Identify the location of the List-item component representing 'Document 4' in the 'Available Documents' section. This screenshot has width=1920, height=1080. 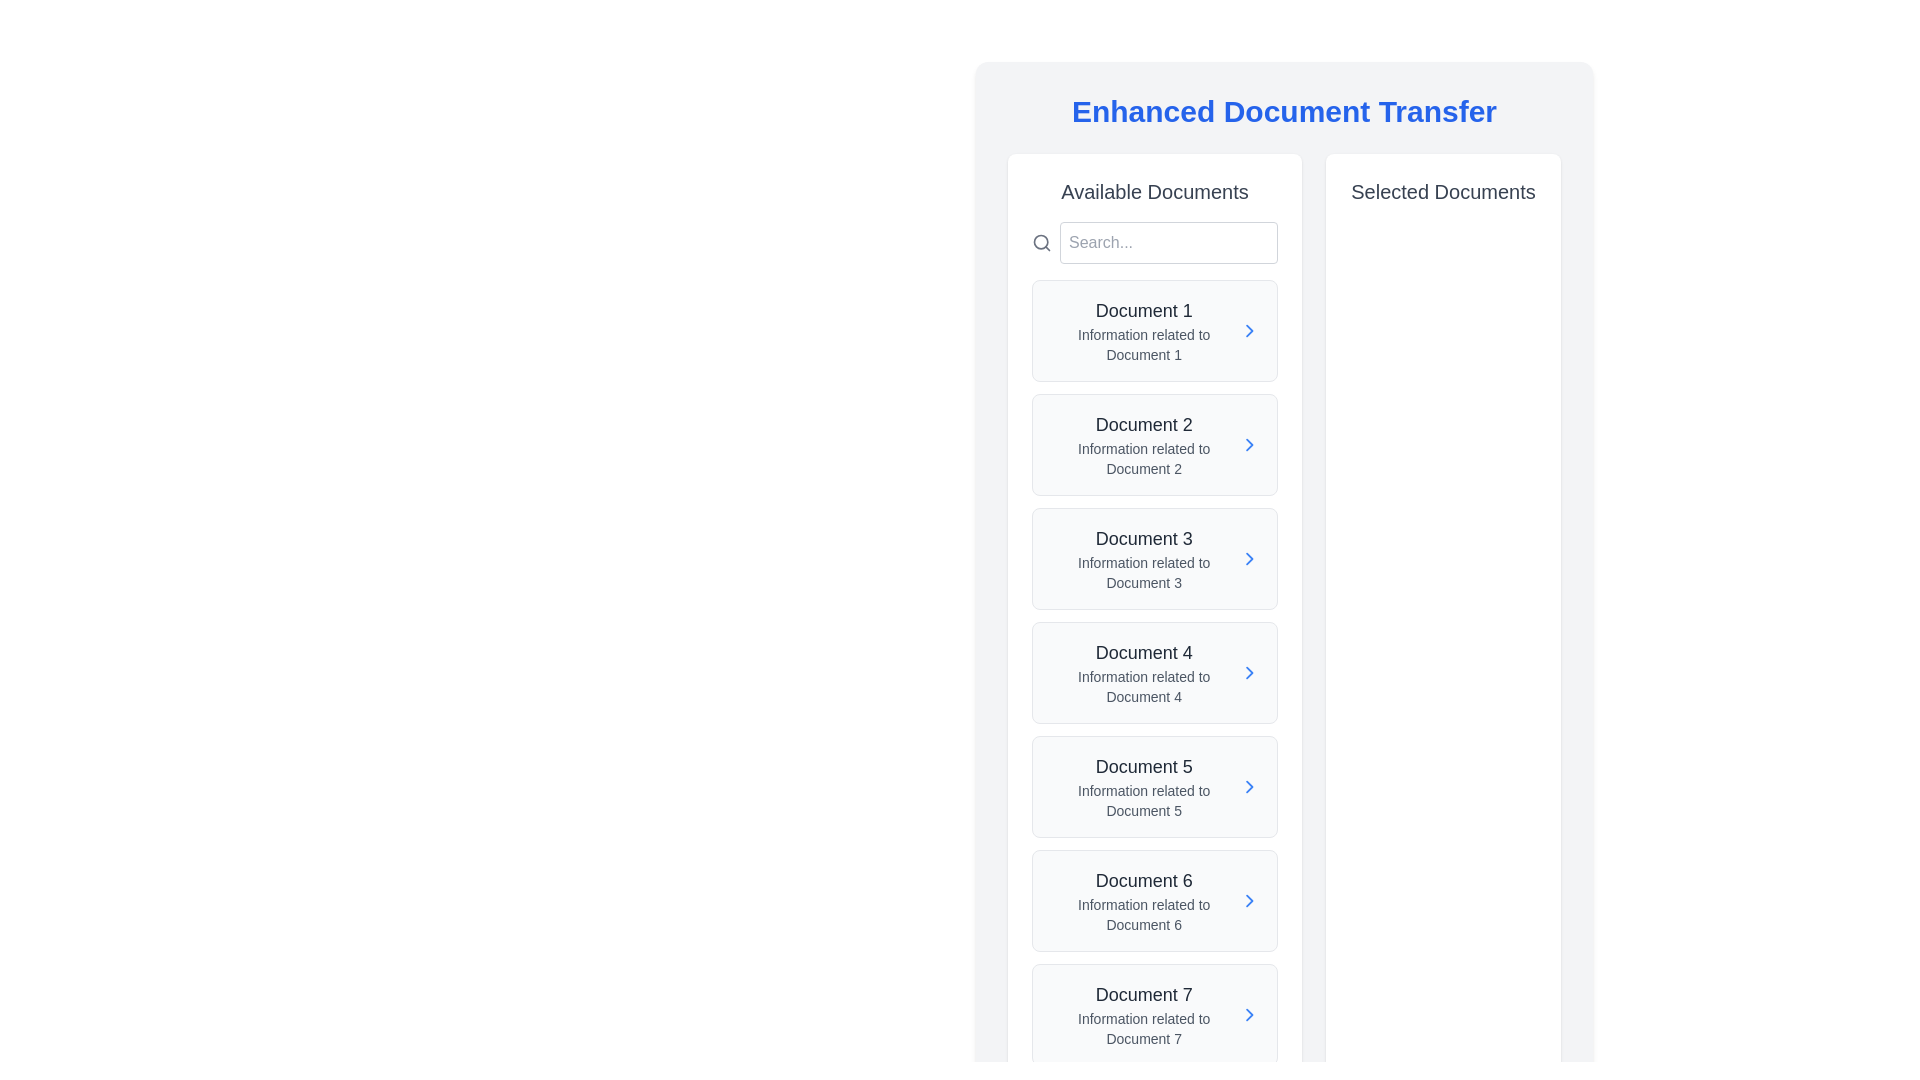
(1144, 672).